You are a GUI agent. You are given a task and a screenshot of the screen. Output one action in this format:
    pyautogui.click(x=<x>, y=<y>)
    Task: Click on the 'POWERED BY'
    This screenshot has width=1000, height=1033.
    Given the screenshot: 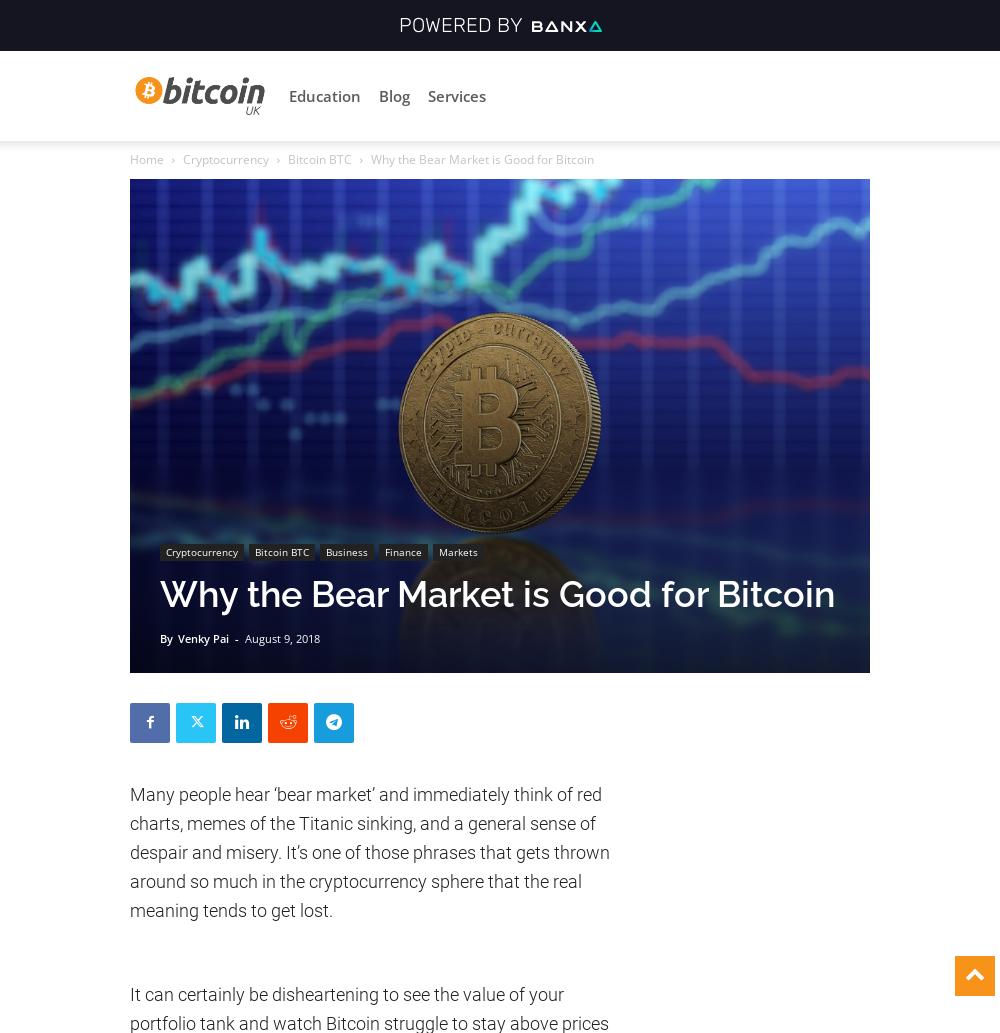 What is the action you would take?
    pyautogui.click(x=463, y=24)
    